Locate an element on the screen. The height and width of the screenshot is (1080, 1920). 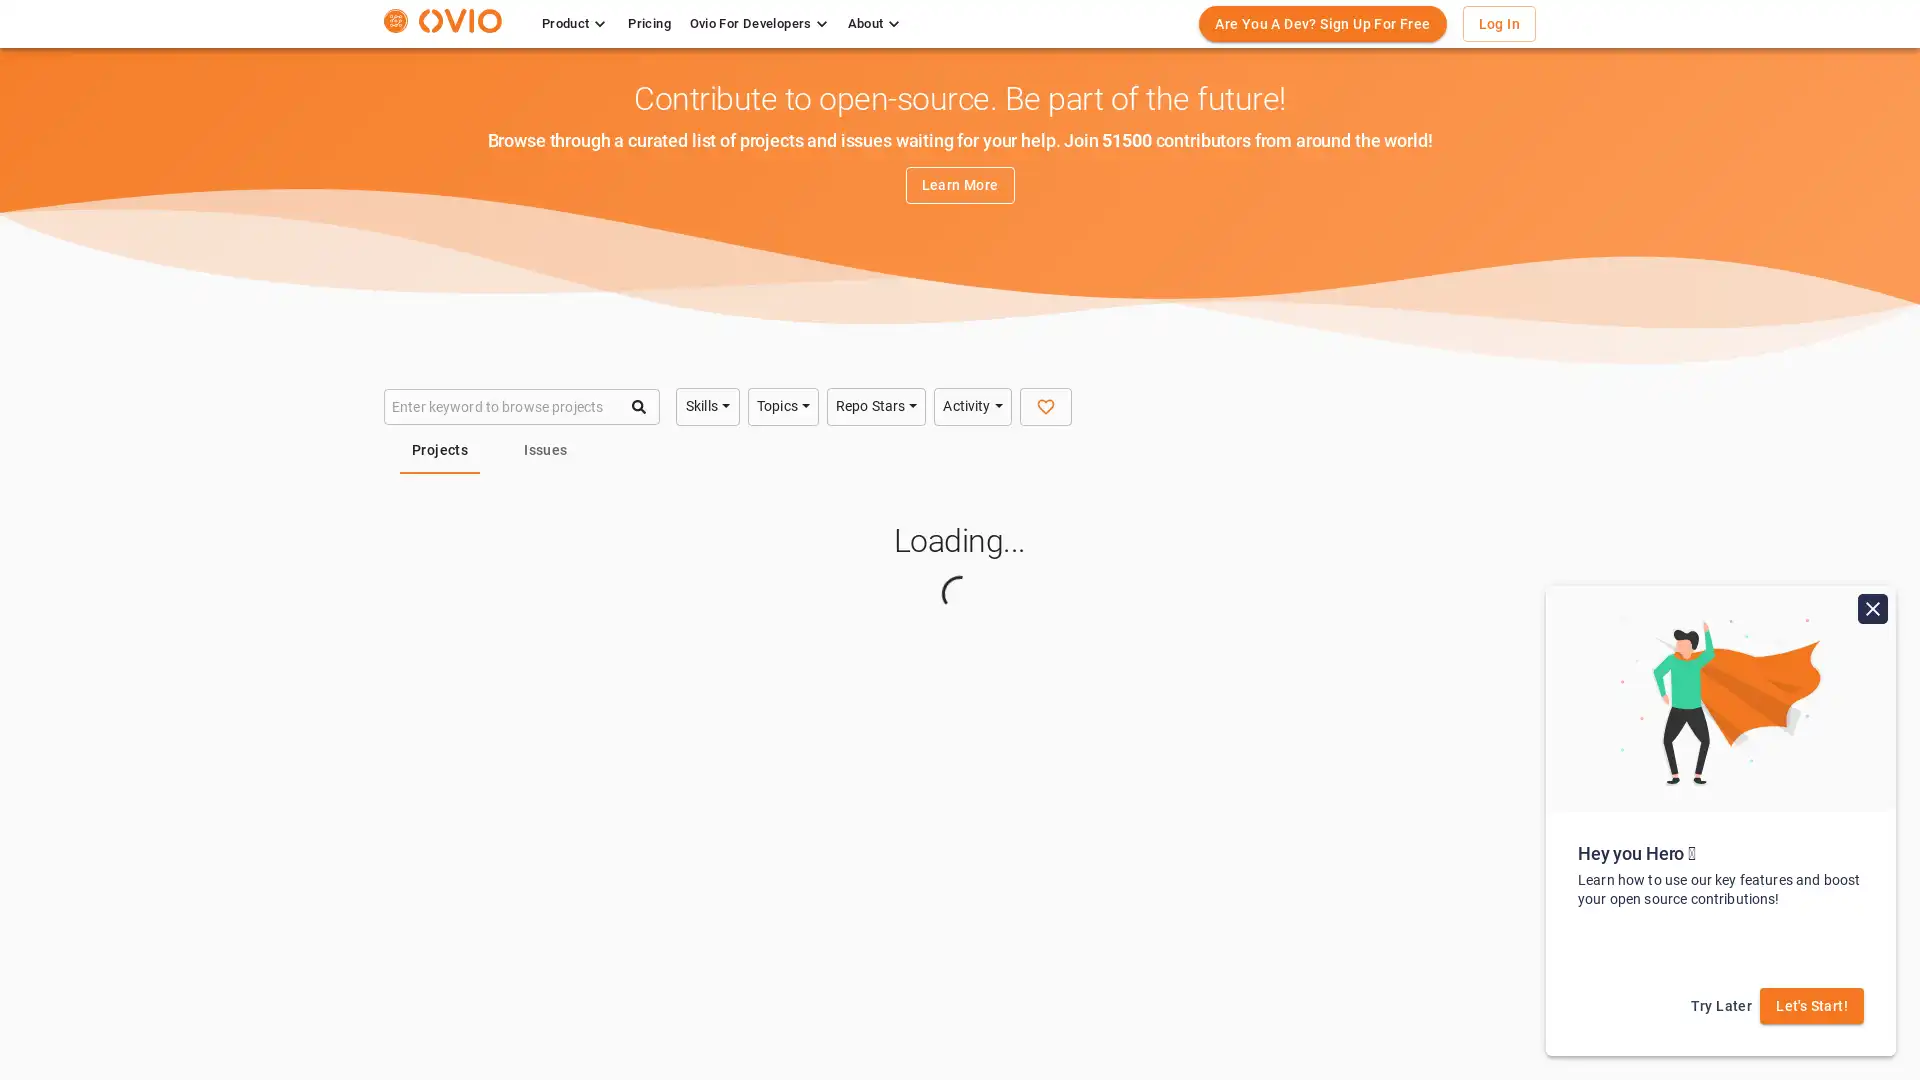
C, C++ is located at coordinates (1118, 818).